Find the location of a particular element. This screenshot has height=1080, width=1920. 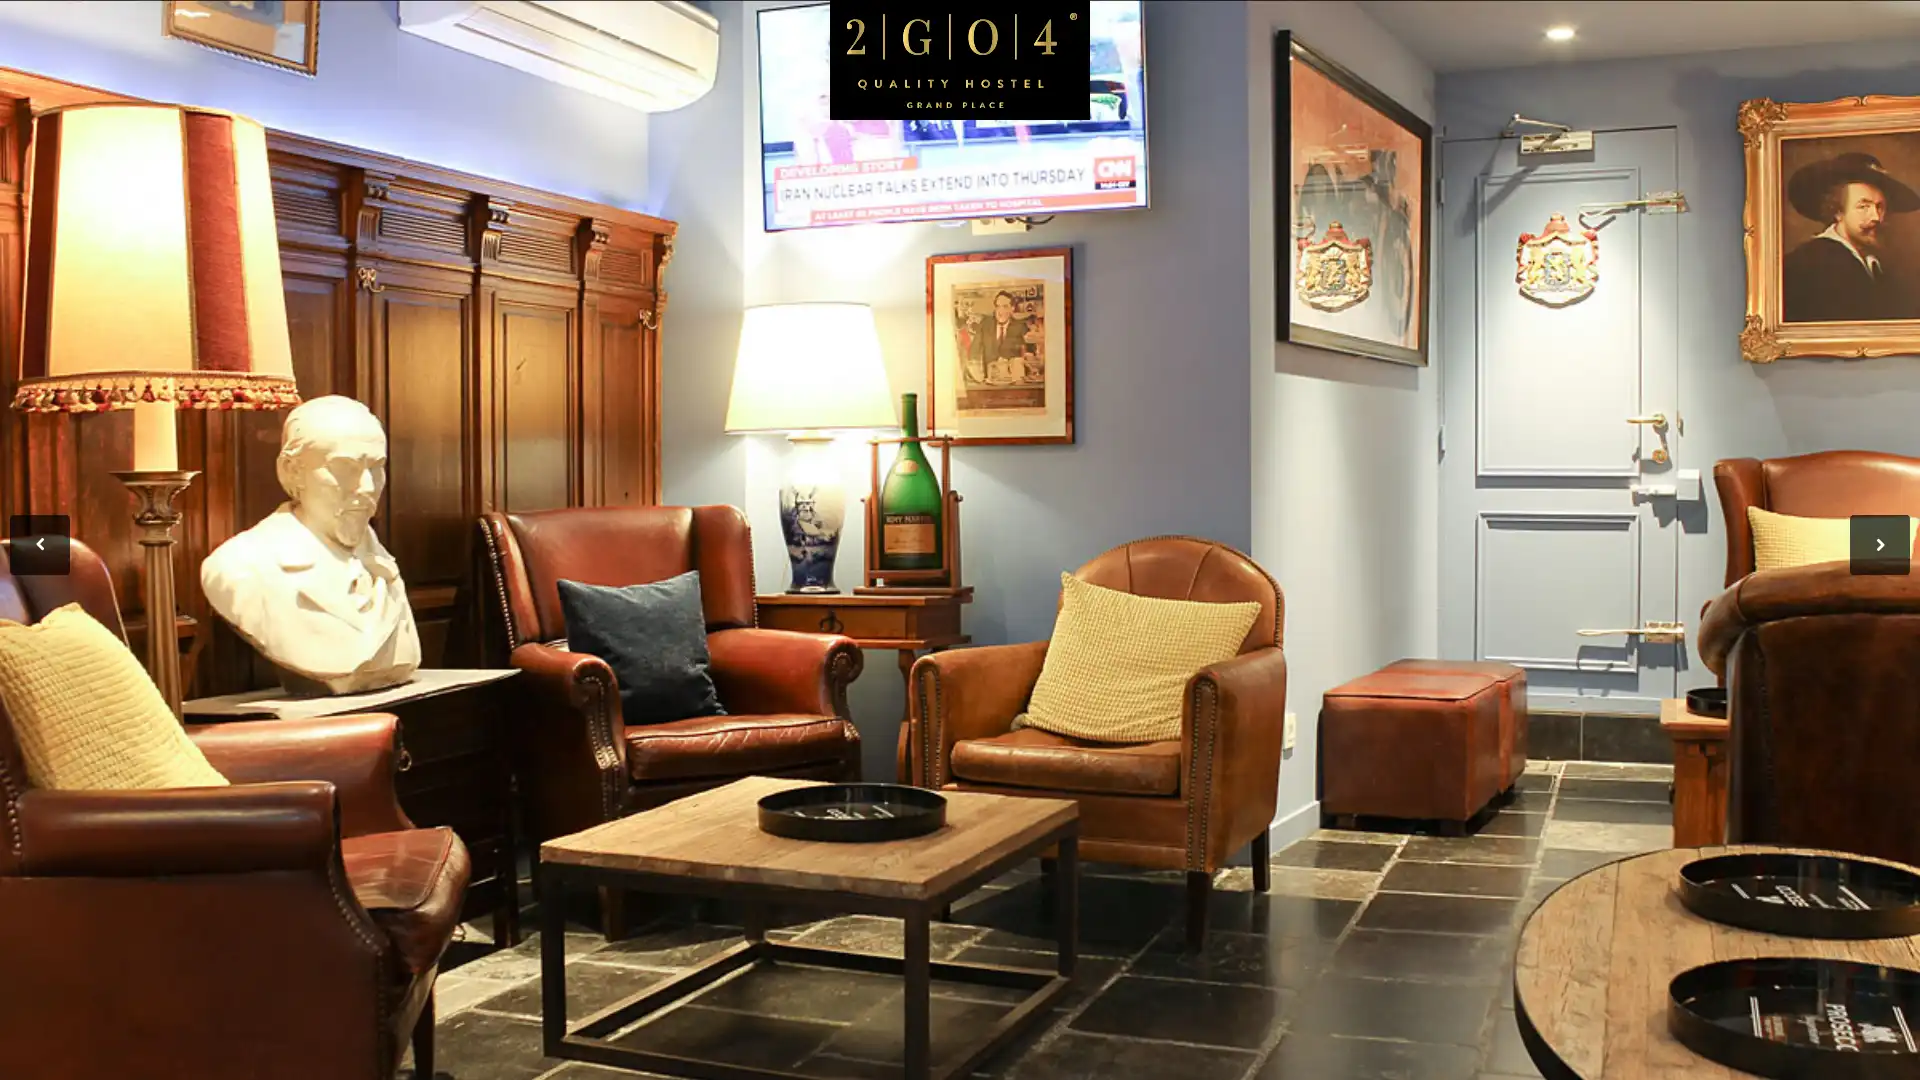

book now is located at coordinates (1754, 162).